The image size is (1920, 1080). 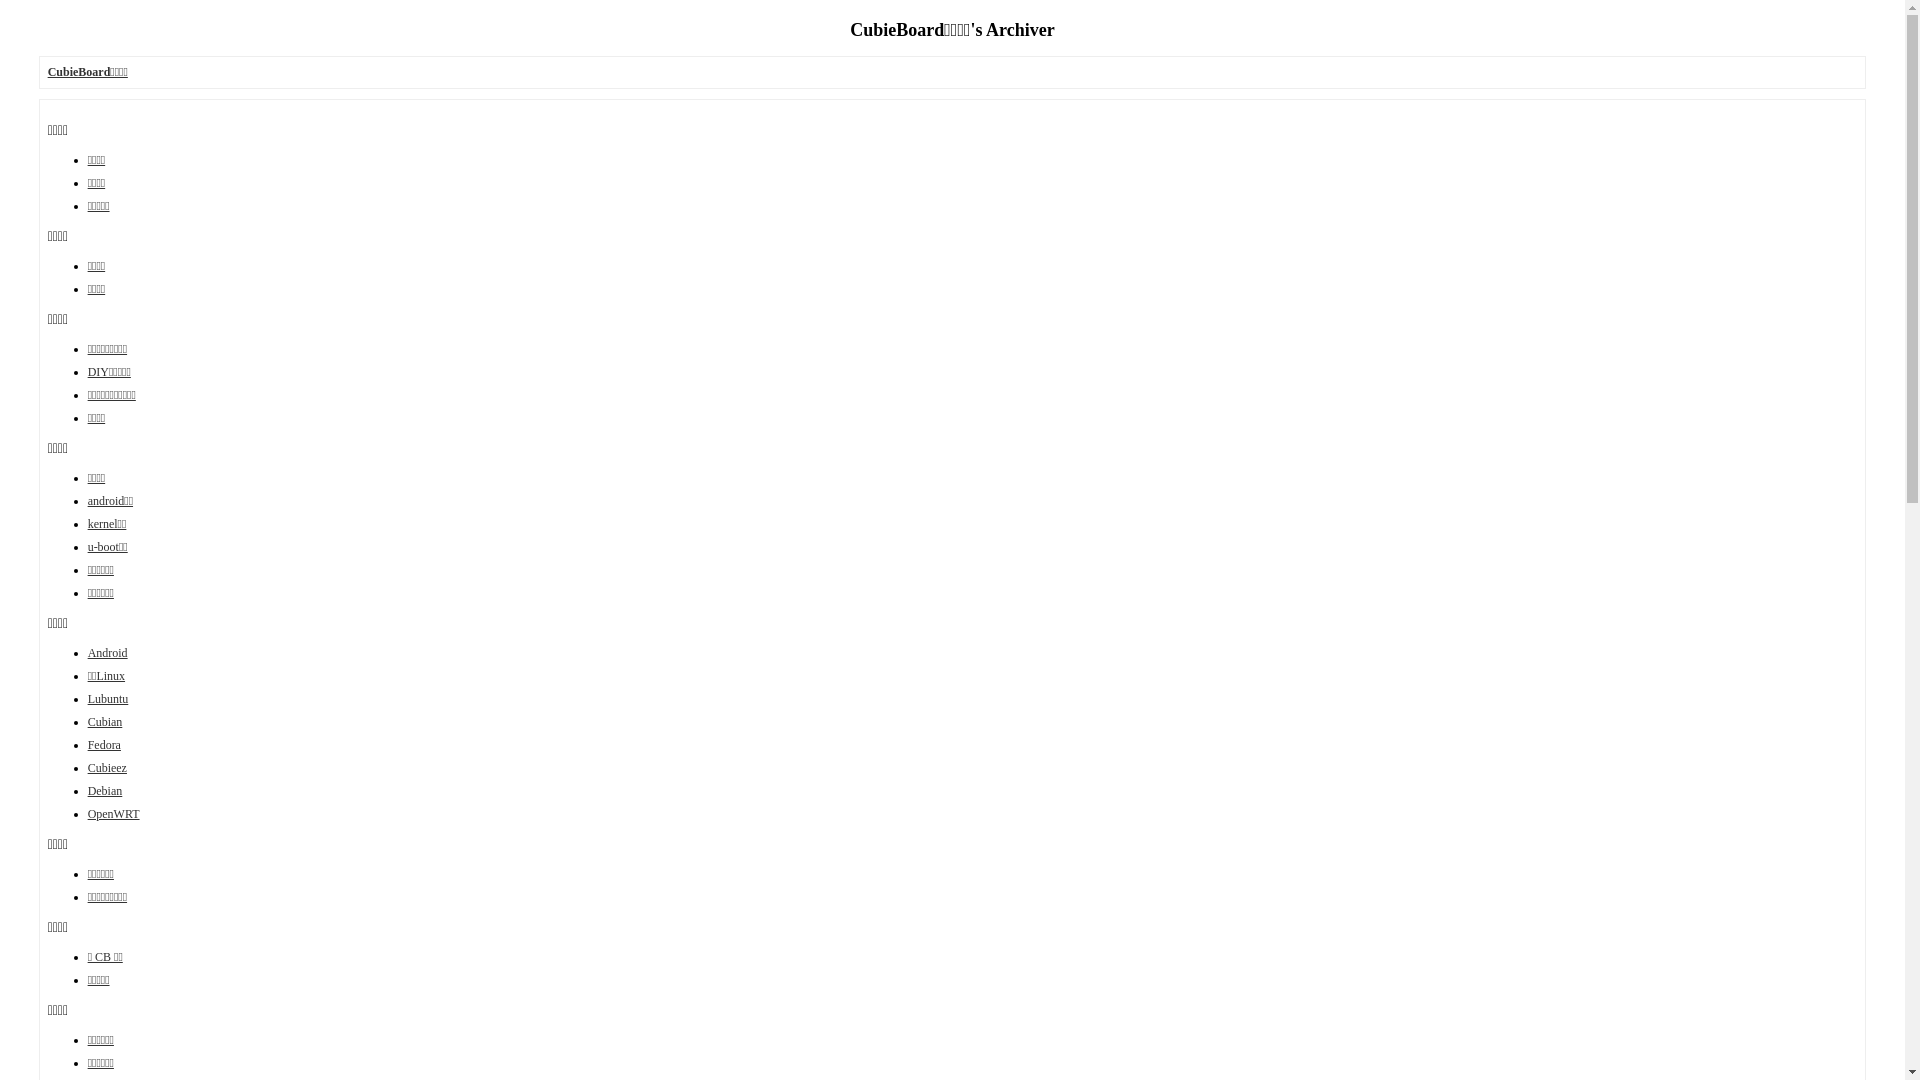 What do you see at coordinates (104, 789) in the screenshot?
I see `'Debian'` at bounding box center [104, 789].